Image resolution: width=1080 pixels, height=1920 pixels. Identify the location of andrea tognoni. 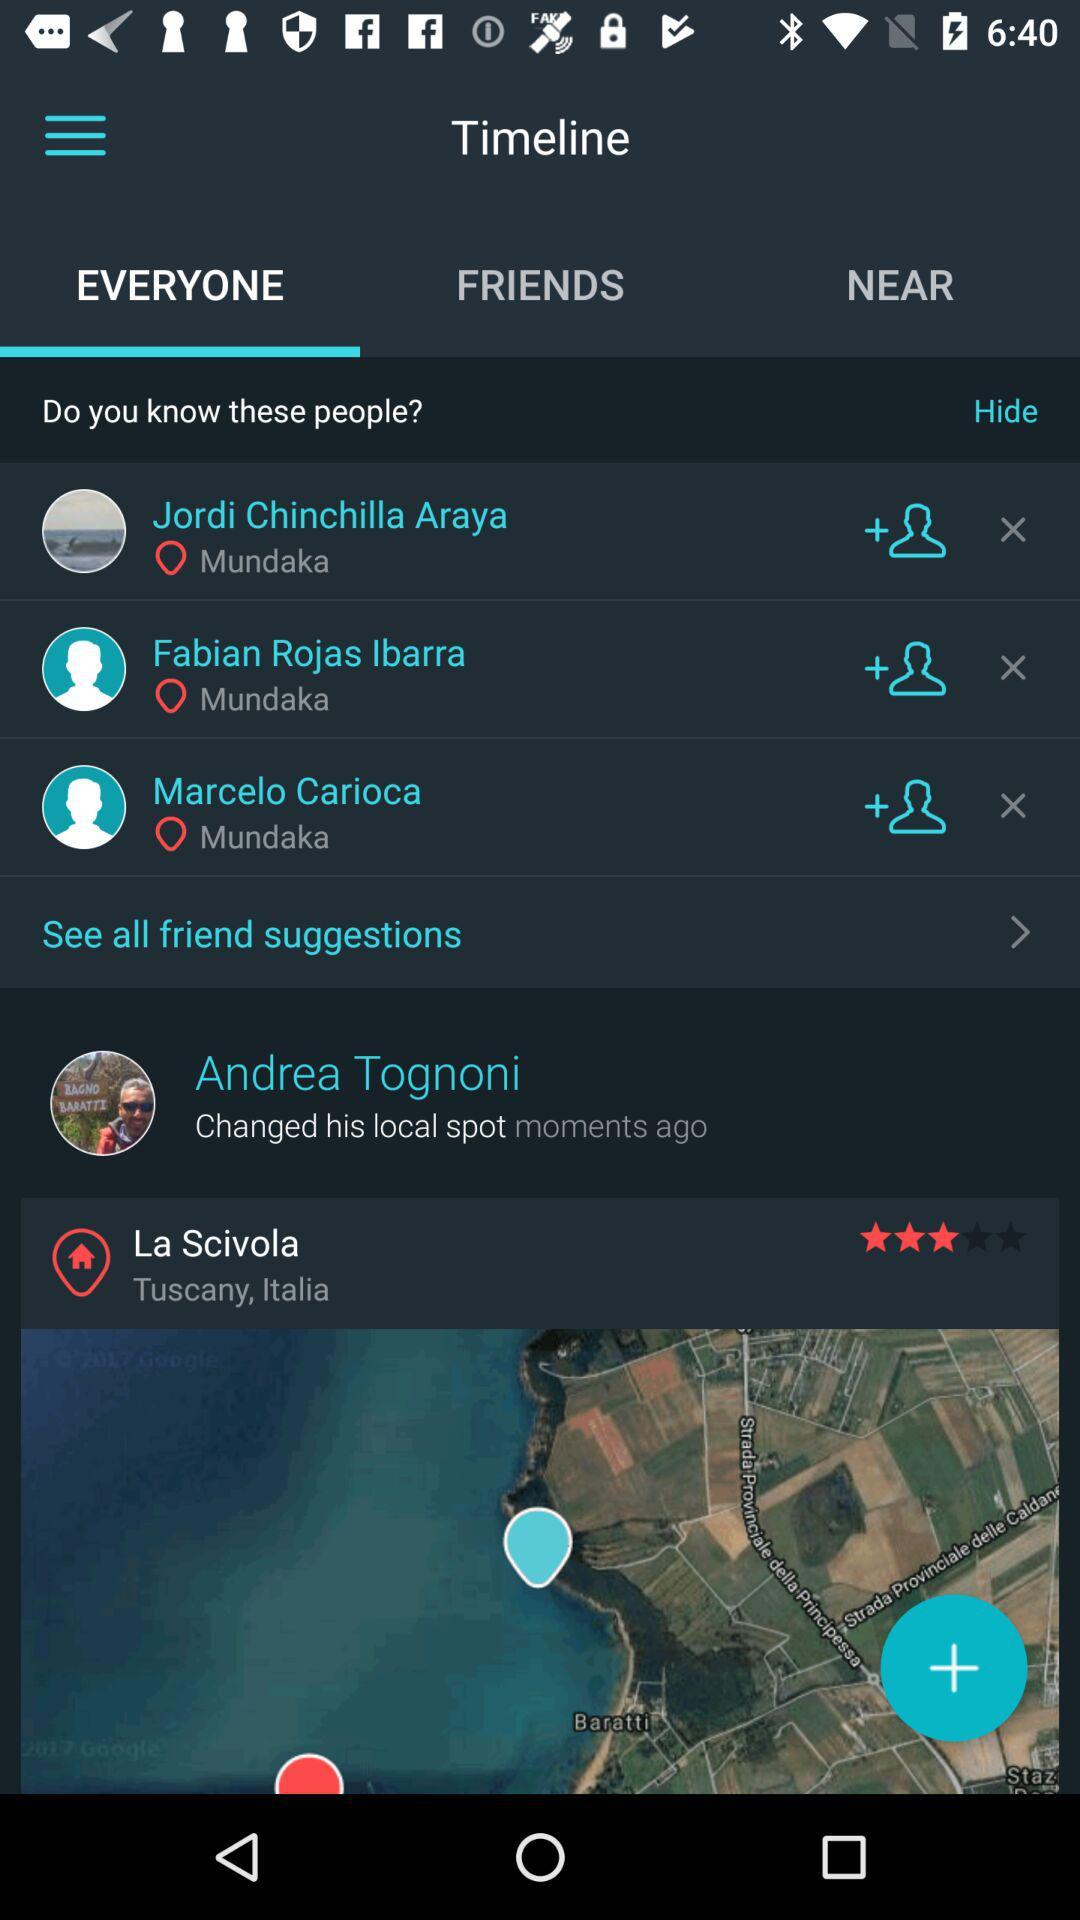
(357, 1070).